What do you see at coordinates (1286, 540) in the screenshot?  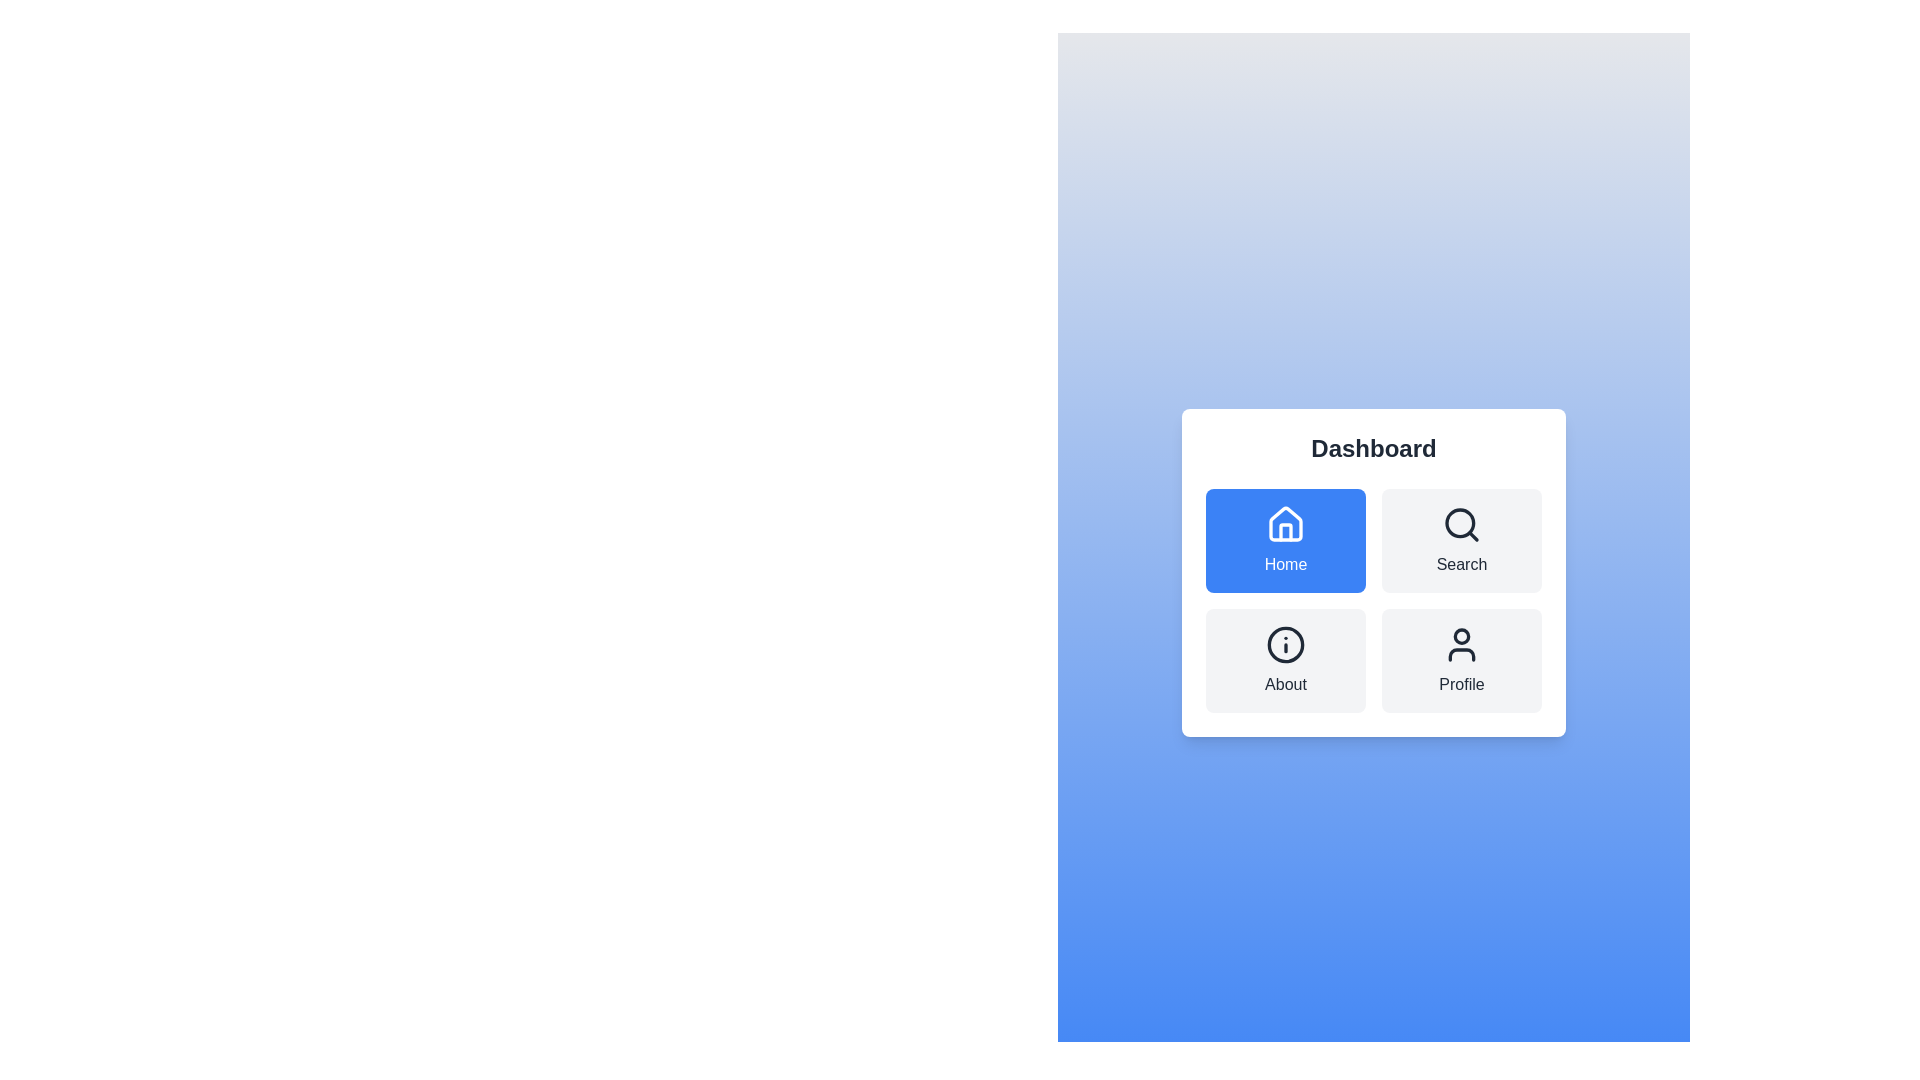 I see `the 'Home' button, which is a rectangular button with a blue background, rounded corners, and a white house icon above the text 'Home'` at bounding box center [1286, 540].